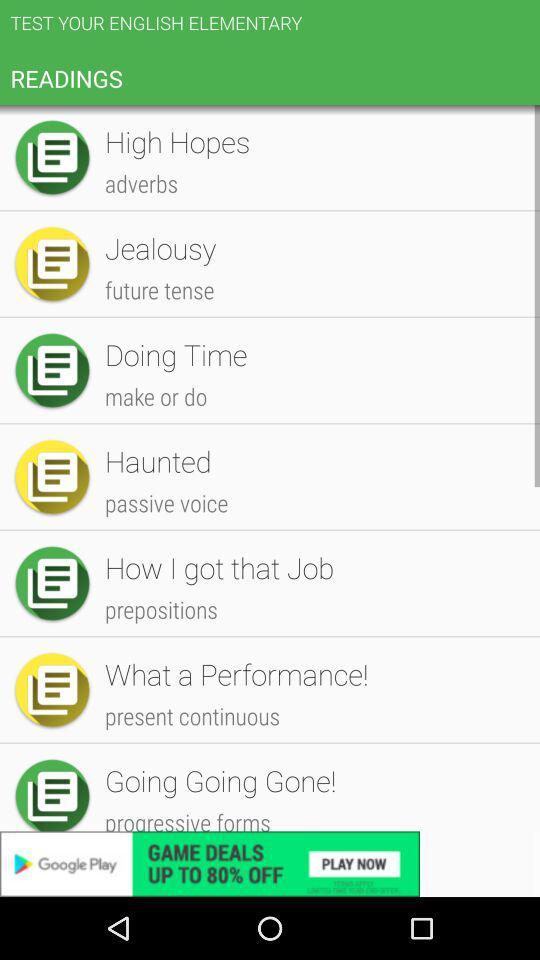  Describe the element at coordinates (312, 224) in the screenshot. I see `icon above the random test item` at that location.